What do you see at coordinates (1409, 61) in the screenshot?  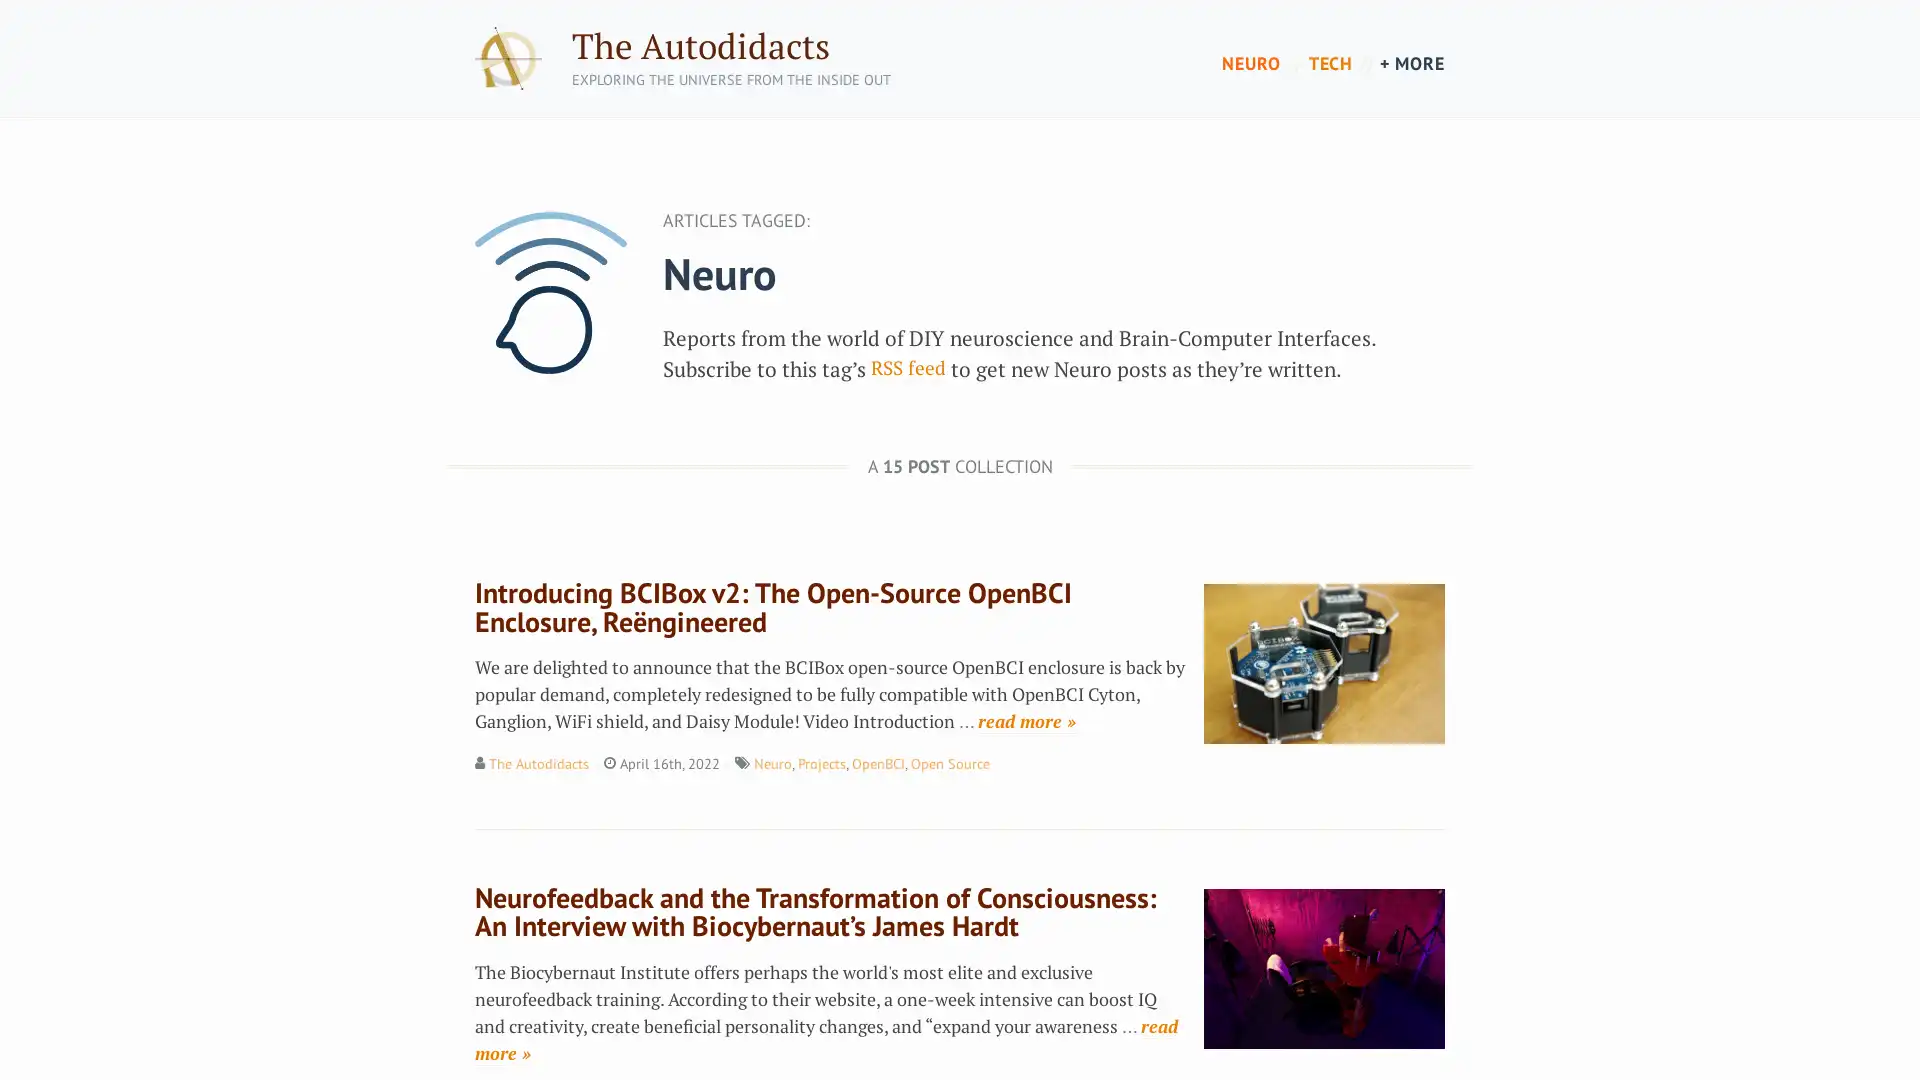 I see `+ MORE` at bounding box center [1409, 61].